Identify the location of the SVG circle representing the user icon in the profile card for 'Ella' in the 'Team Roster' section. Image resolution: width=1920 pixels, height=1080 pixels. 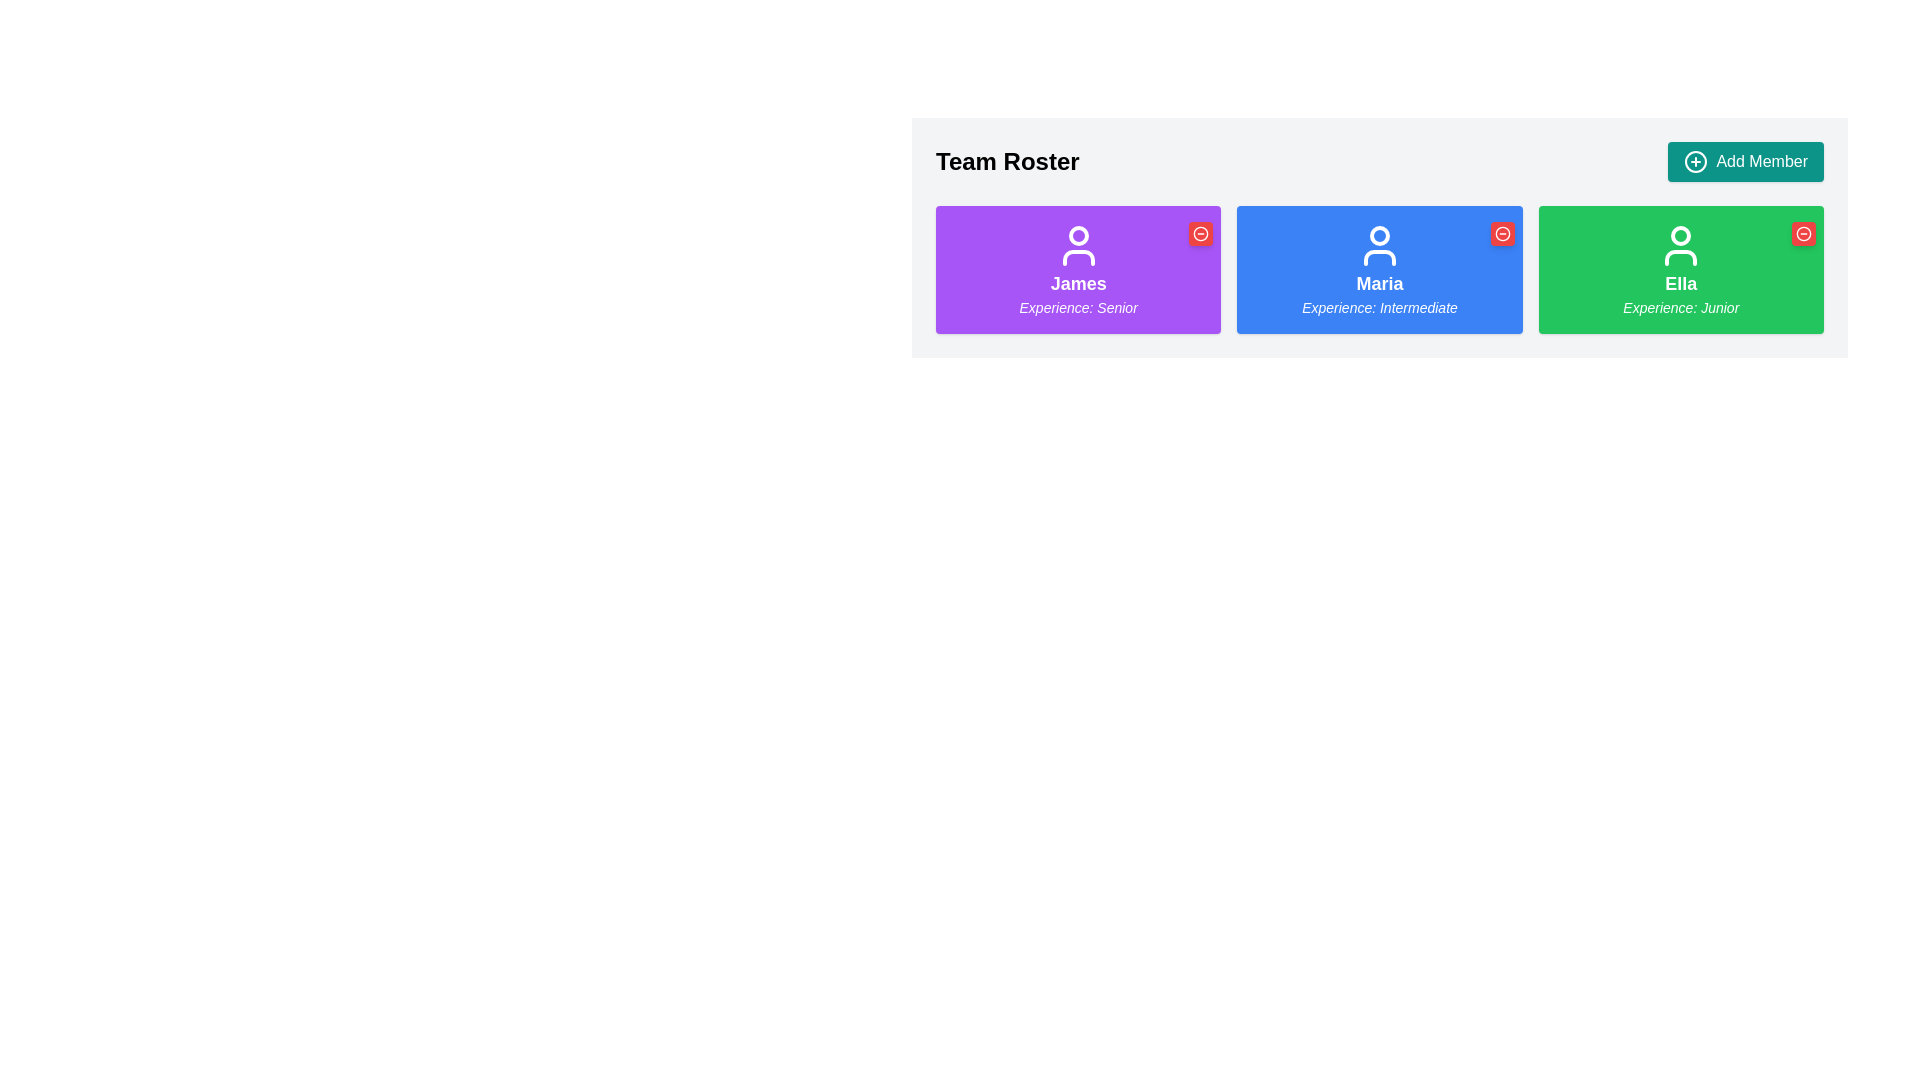
(1680, 234).